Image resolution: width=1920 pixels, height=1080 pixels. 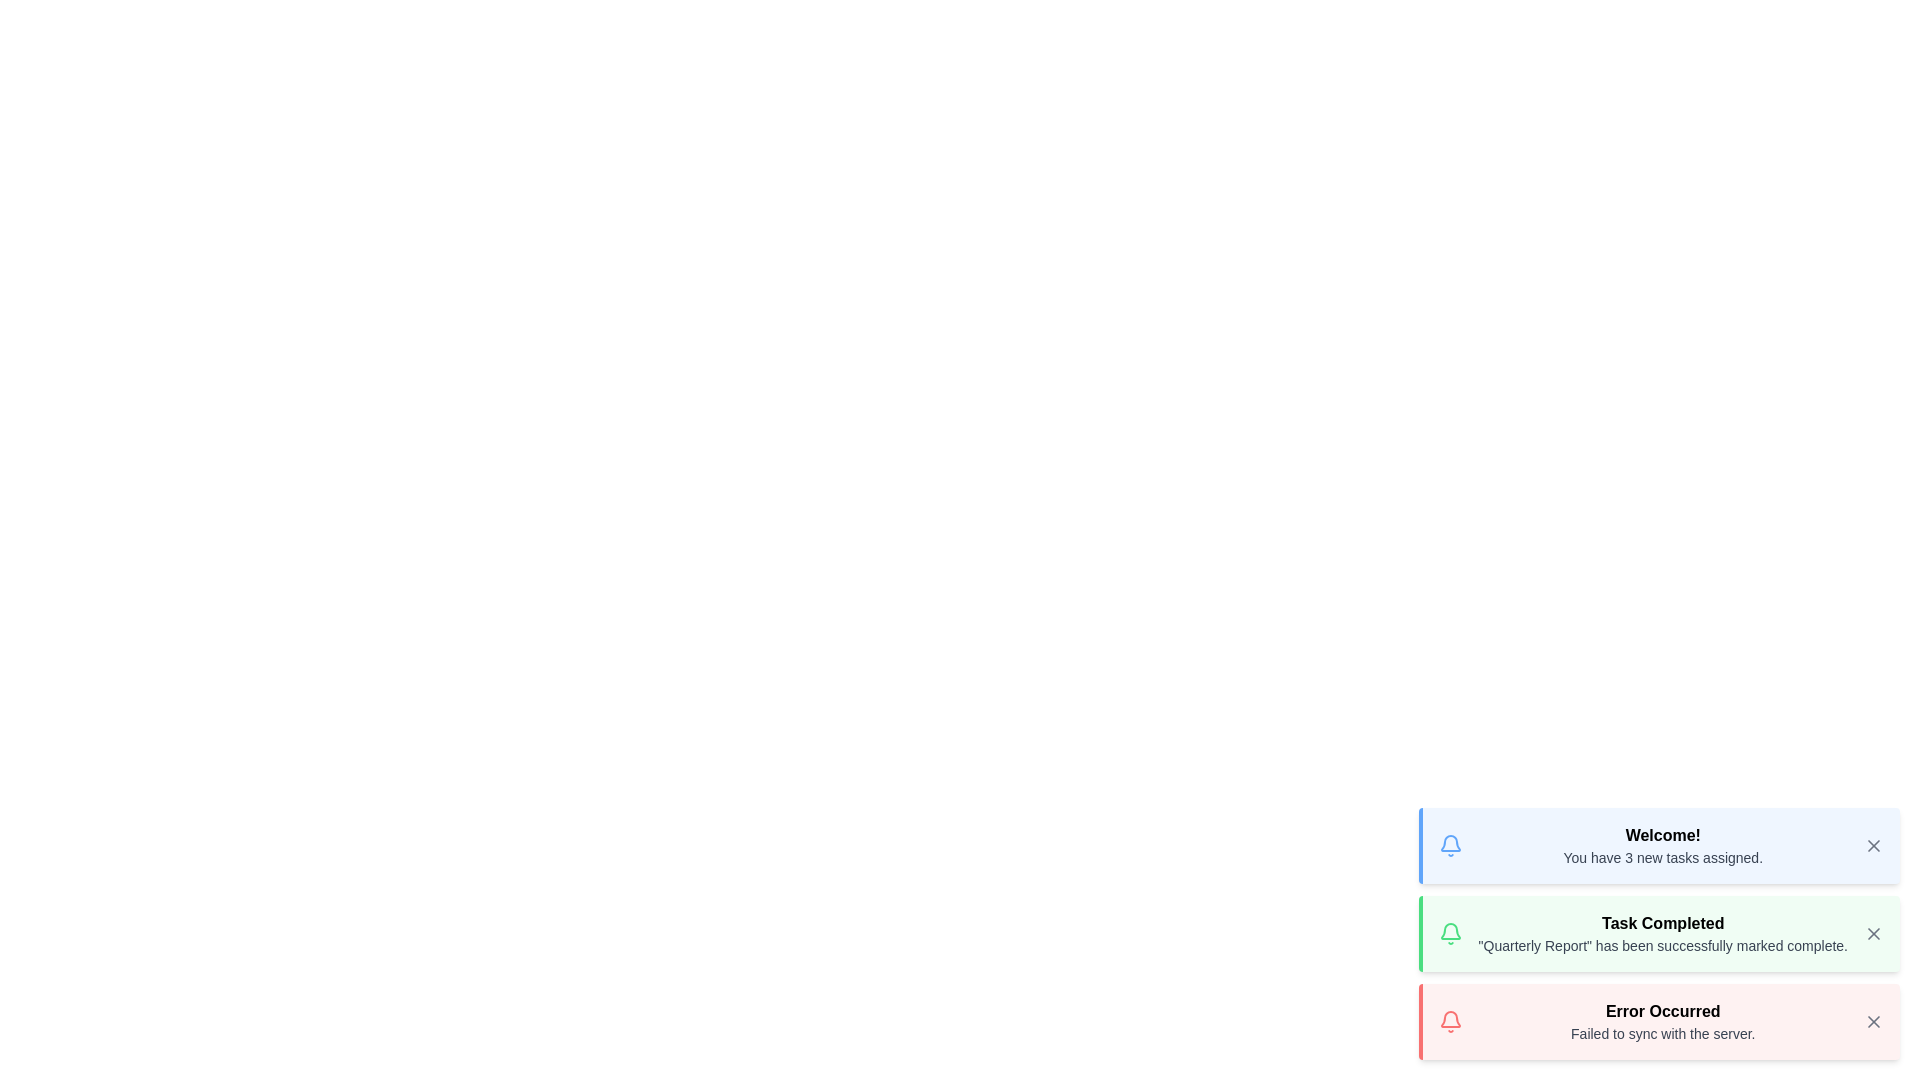 What do you see at coordinates (1663, 856) in the screenshot?
I see `the static text label that reads 'You have 3 new tasks assigned.' located below the heading 'Welcome!' in the first notification box` at bounding box center [1663, 856].